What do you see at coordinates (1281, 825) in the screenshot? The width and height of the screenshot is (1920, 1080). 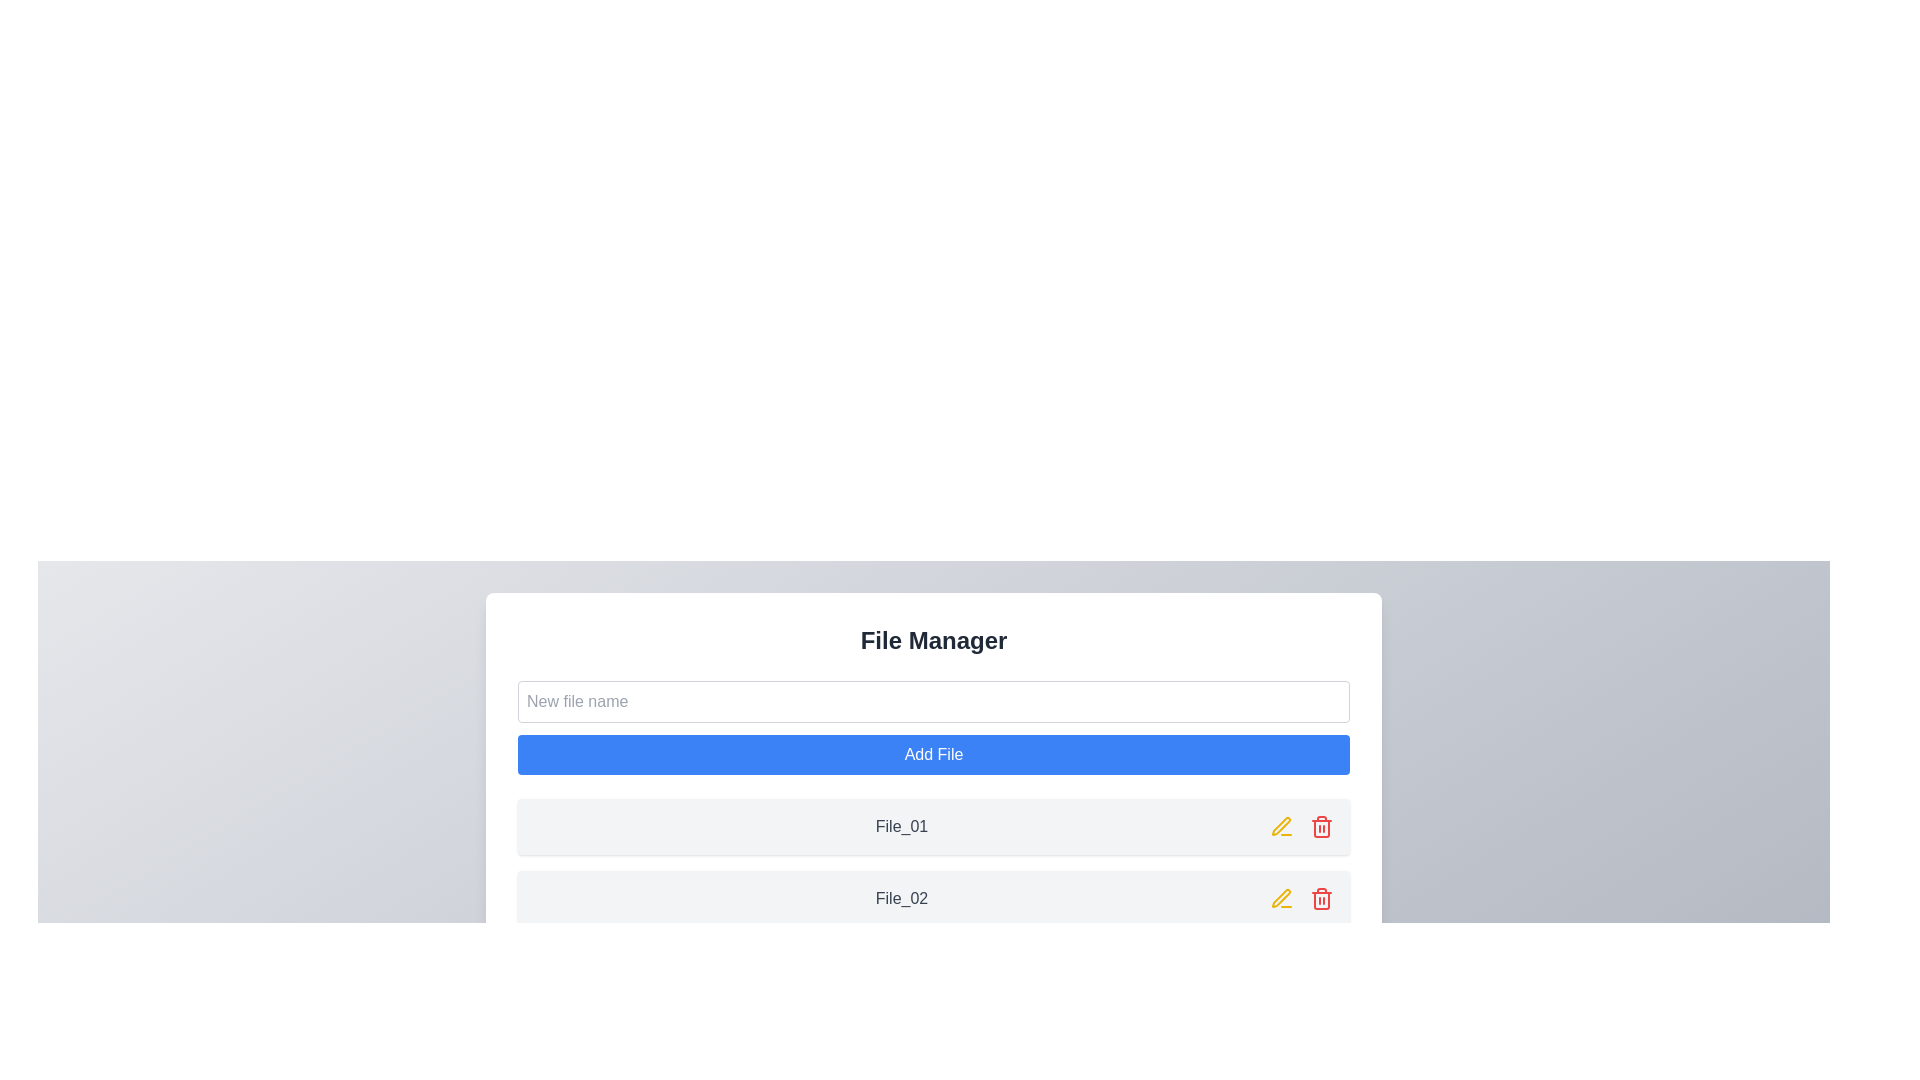 I see `the yellow pen icon button located in the second row of the file list section, adjacent to the 'File_02' entry` at bounding box center [1281, 825].